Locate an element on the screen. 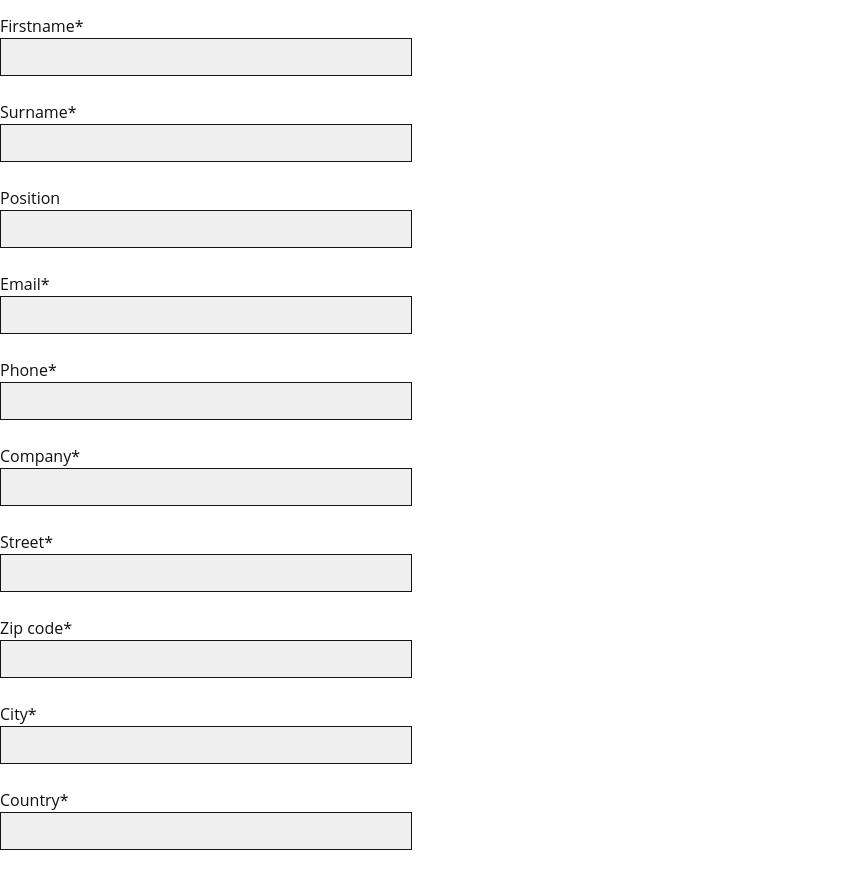 This screenshot has height=874, width=850. 'Phone*' is located at coordinates (0, 369).